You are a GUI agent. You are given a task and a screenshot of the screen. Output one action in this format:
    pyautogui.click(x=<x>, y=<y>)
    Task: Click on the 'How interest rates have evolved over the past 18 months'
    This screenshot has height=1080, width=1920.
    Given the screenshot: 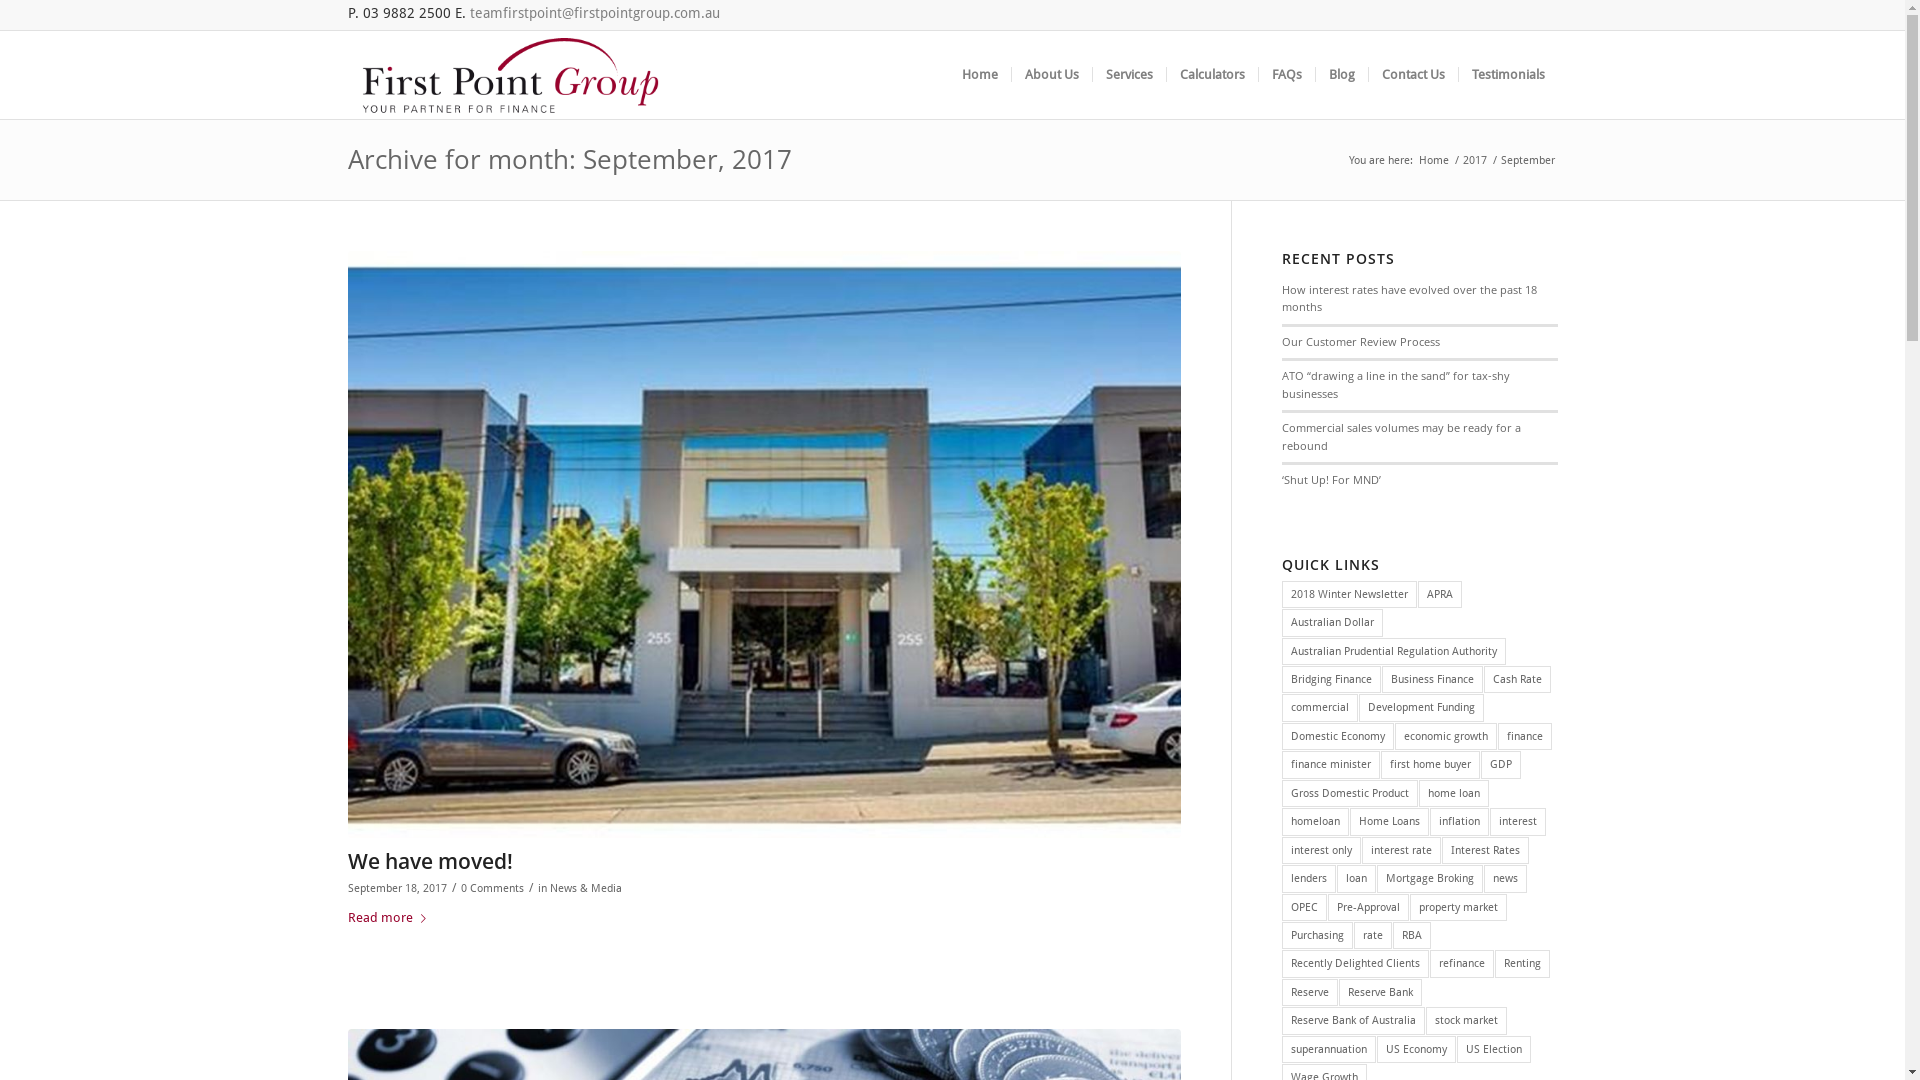 What is the action you would take?
    pyautogui.click(x=1408, y=298)
    